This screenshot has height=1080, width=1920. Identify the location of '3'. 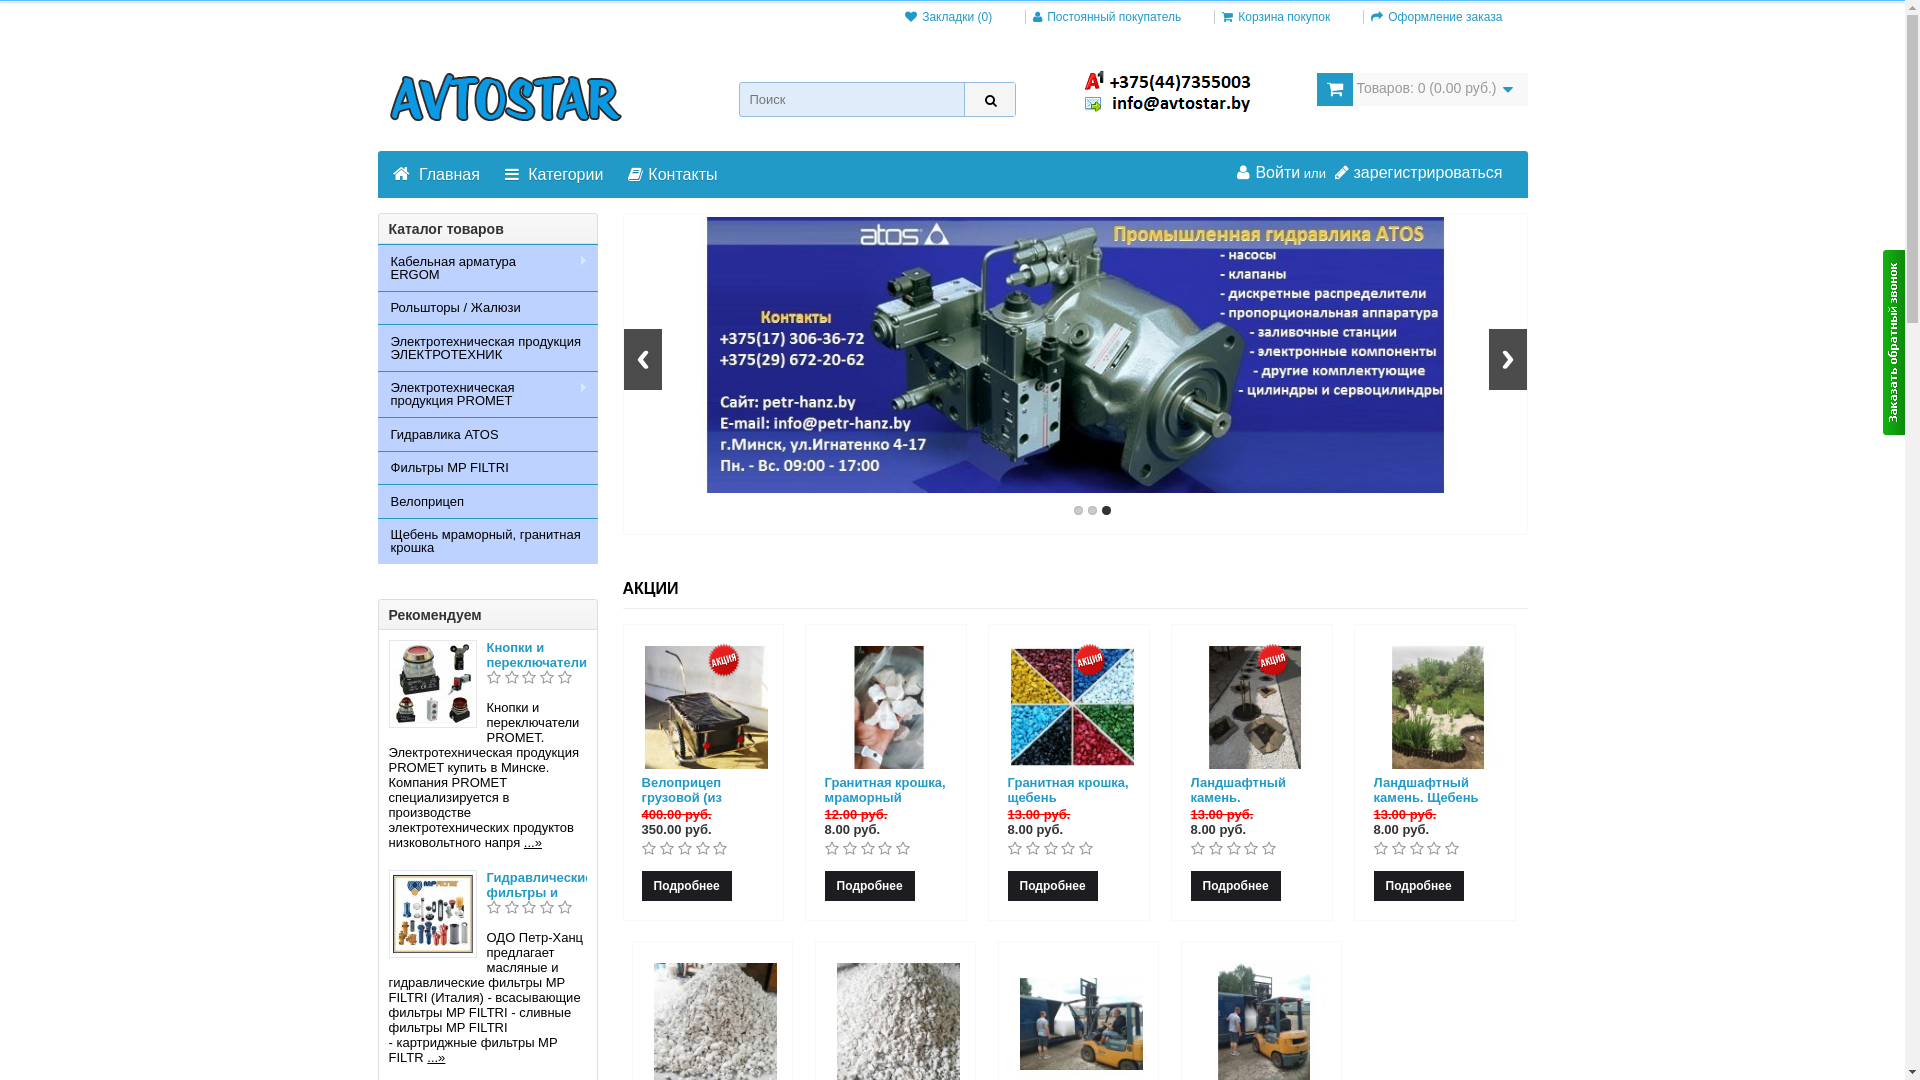
(1105, 509).